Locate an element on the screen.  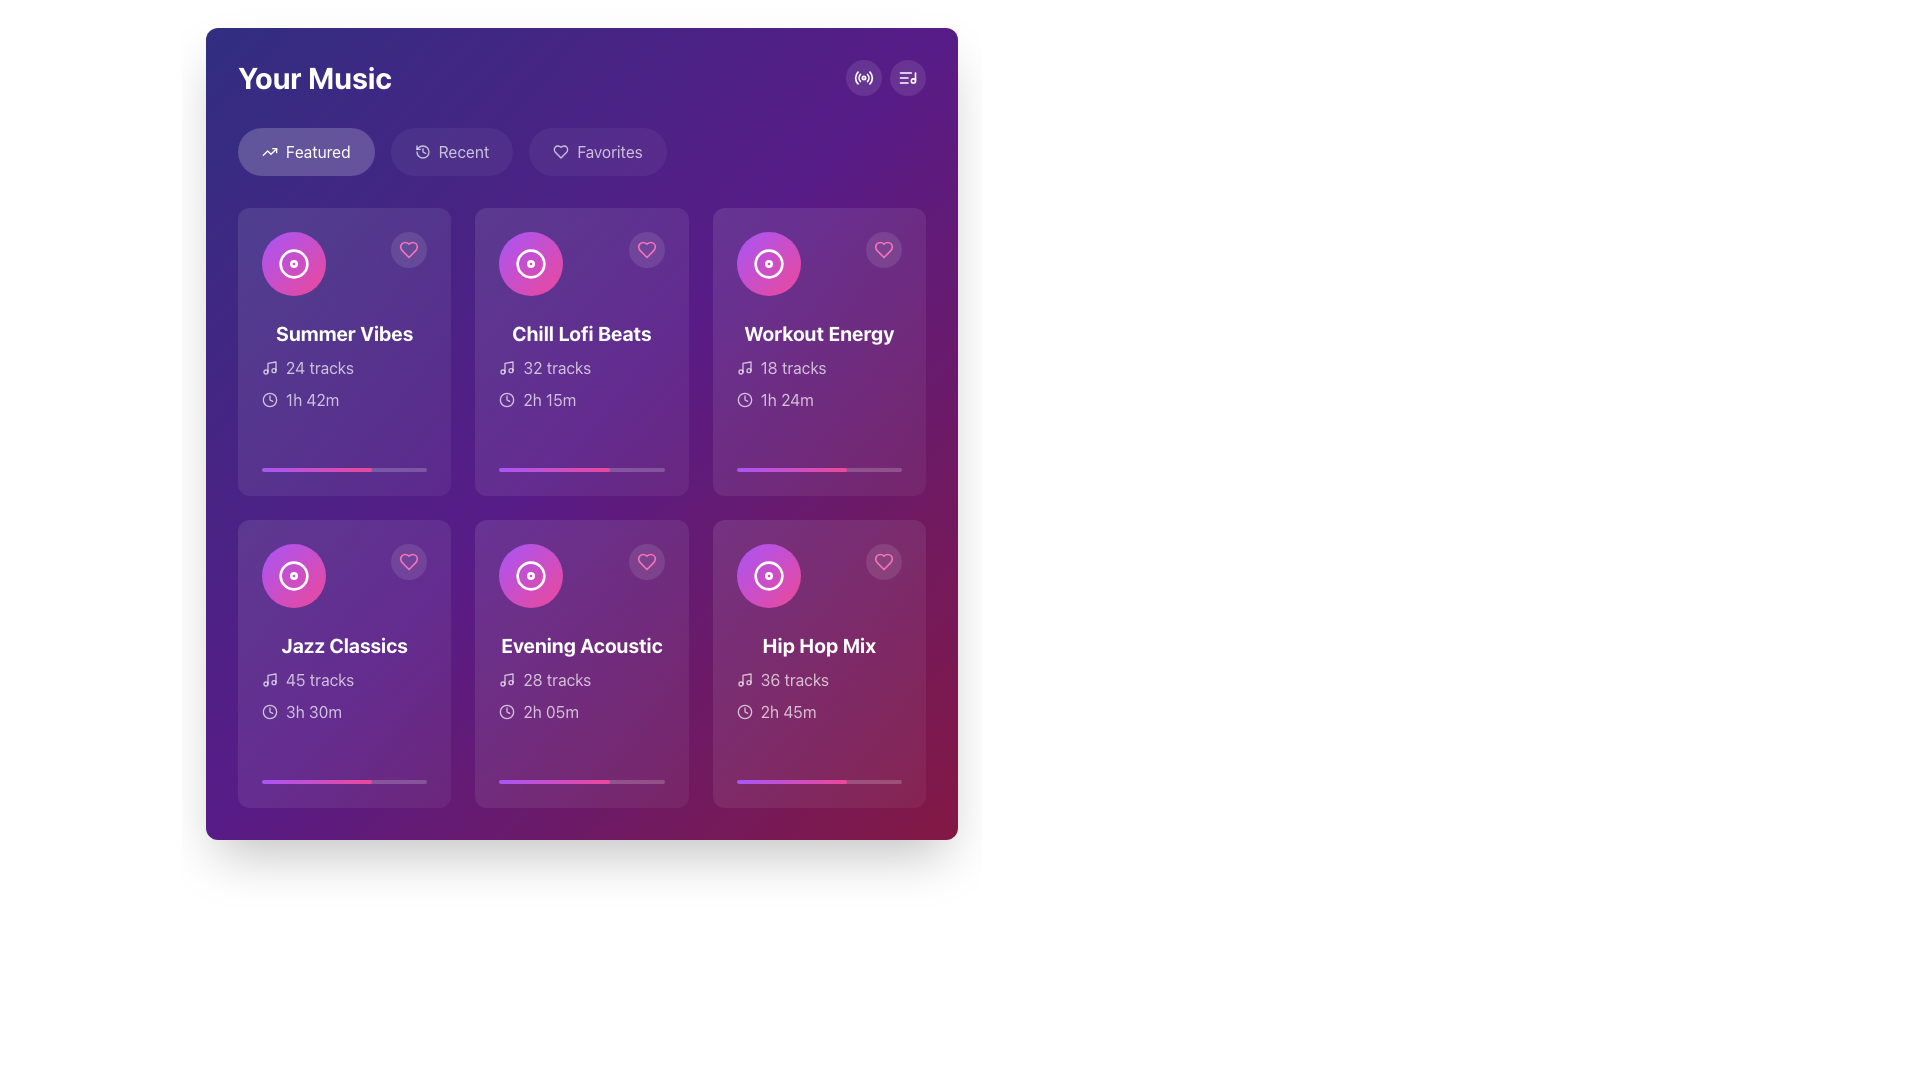
the decorative SVG circle that represents the main body of the clock icon, located in the top section of the interface is located at coordinates (507, 400).